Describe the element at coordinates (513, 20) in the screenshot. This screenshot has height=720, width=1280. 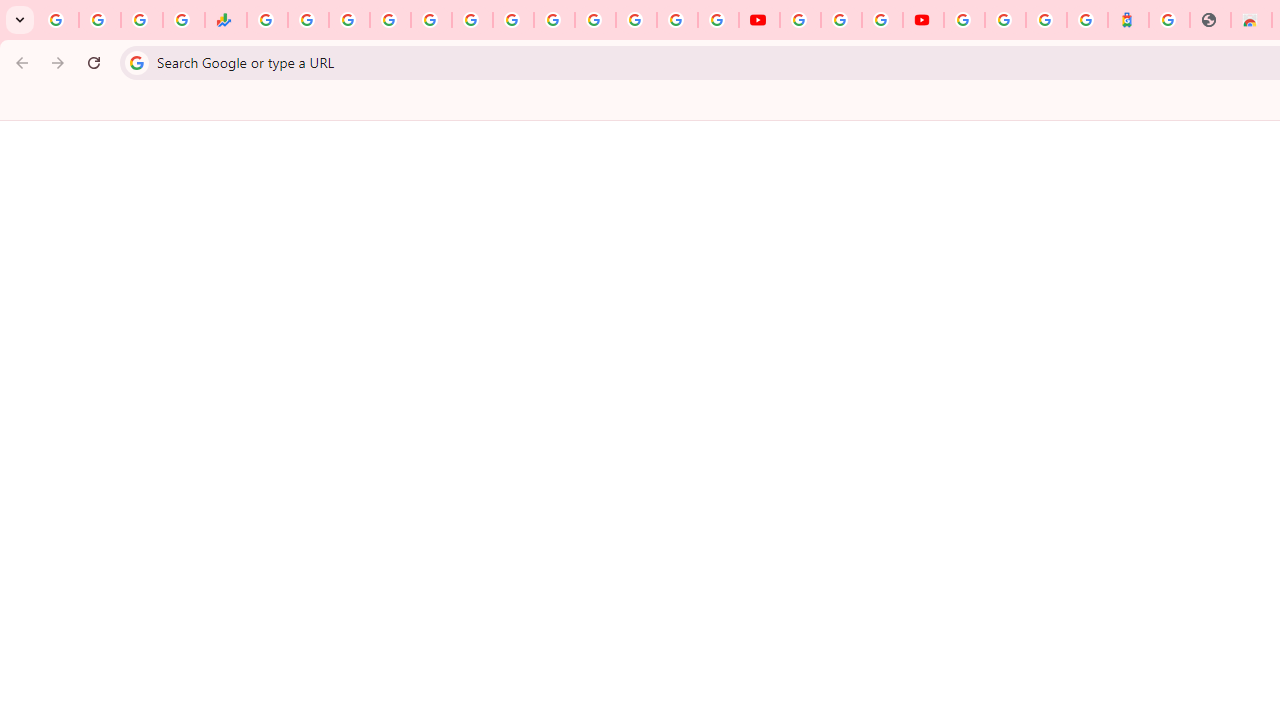
I see `'Android TV Policies and Guidelines - Transparency Center'` at that location.